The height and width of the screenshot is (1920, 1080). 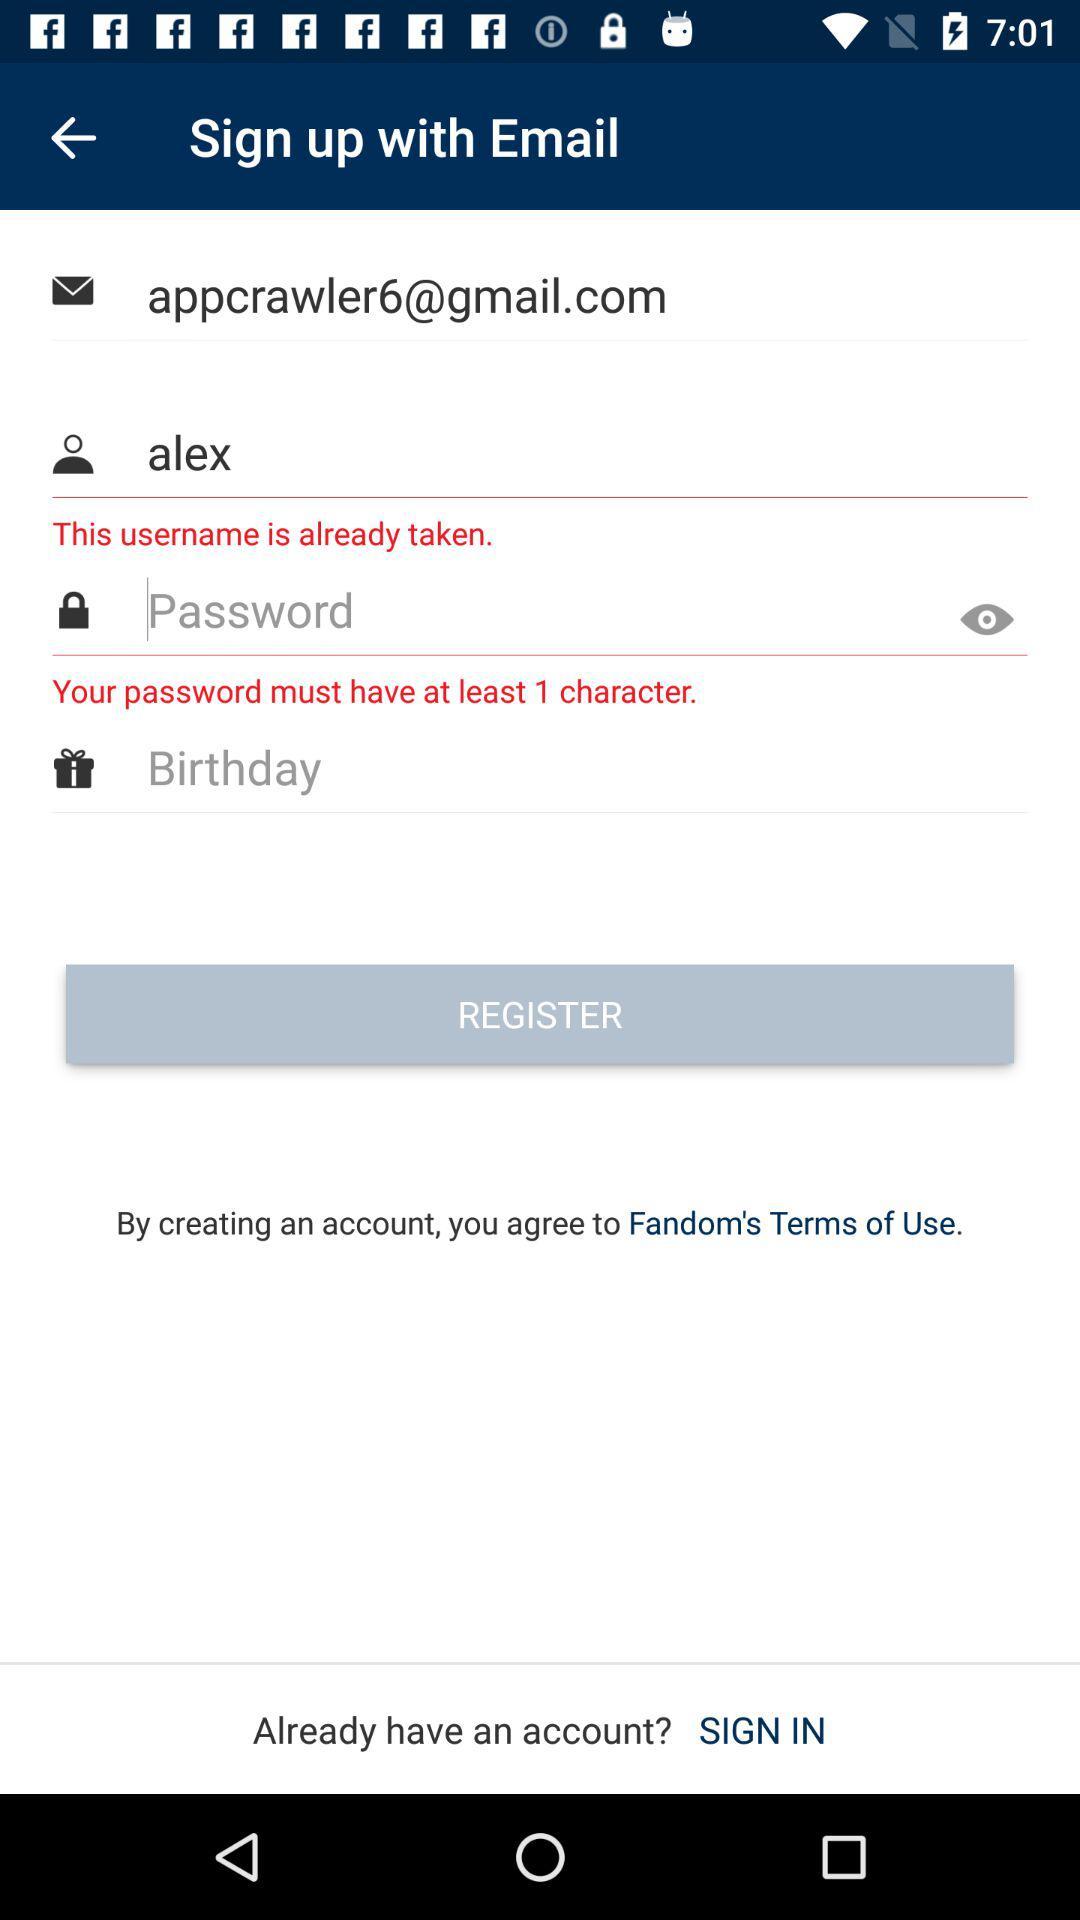 I want to click on the alex item, so click(x=541, y=450).